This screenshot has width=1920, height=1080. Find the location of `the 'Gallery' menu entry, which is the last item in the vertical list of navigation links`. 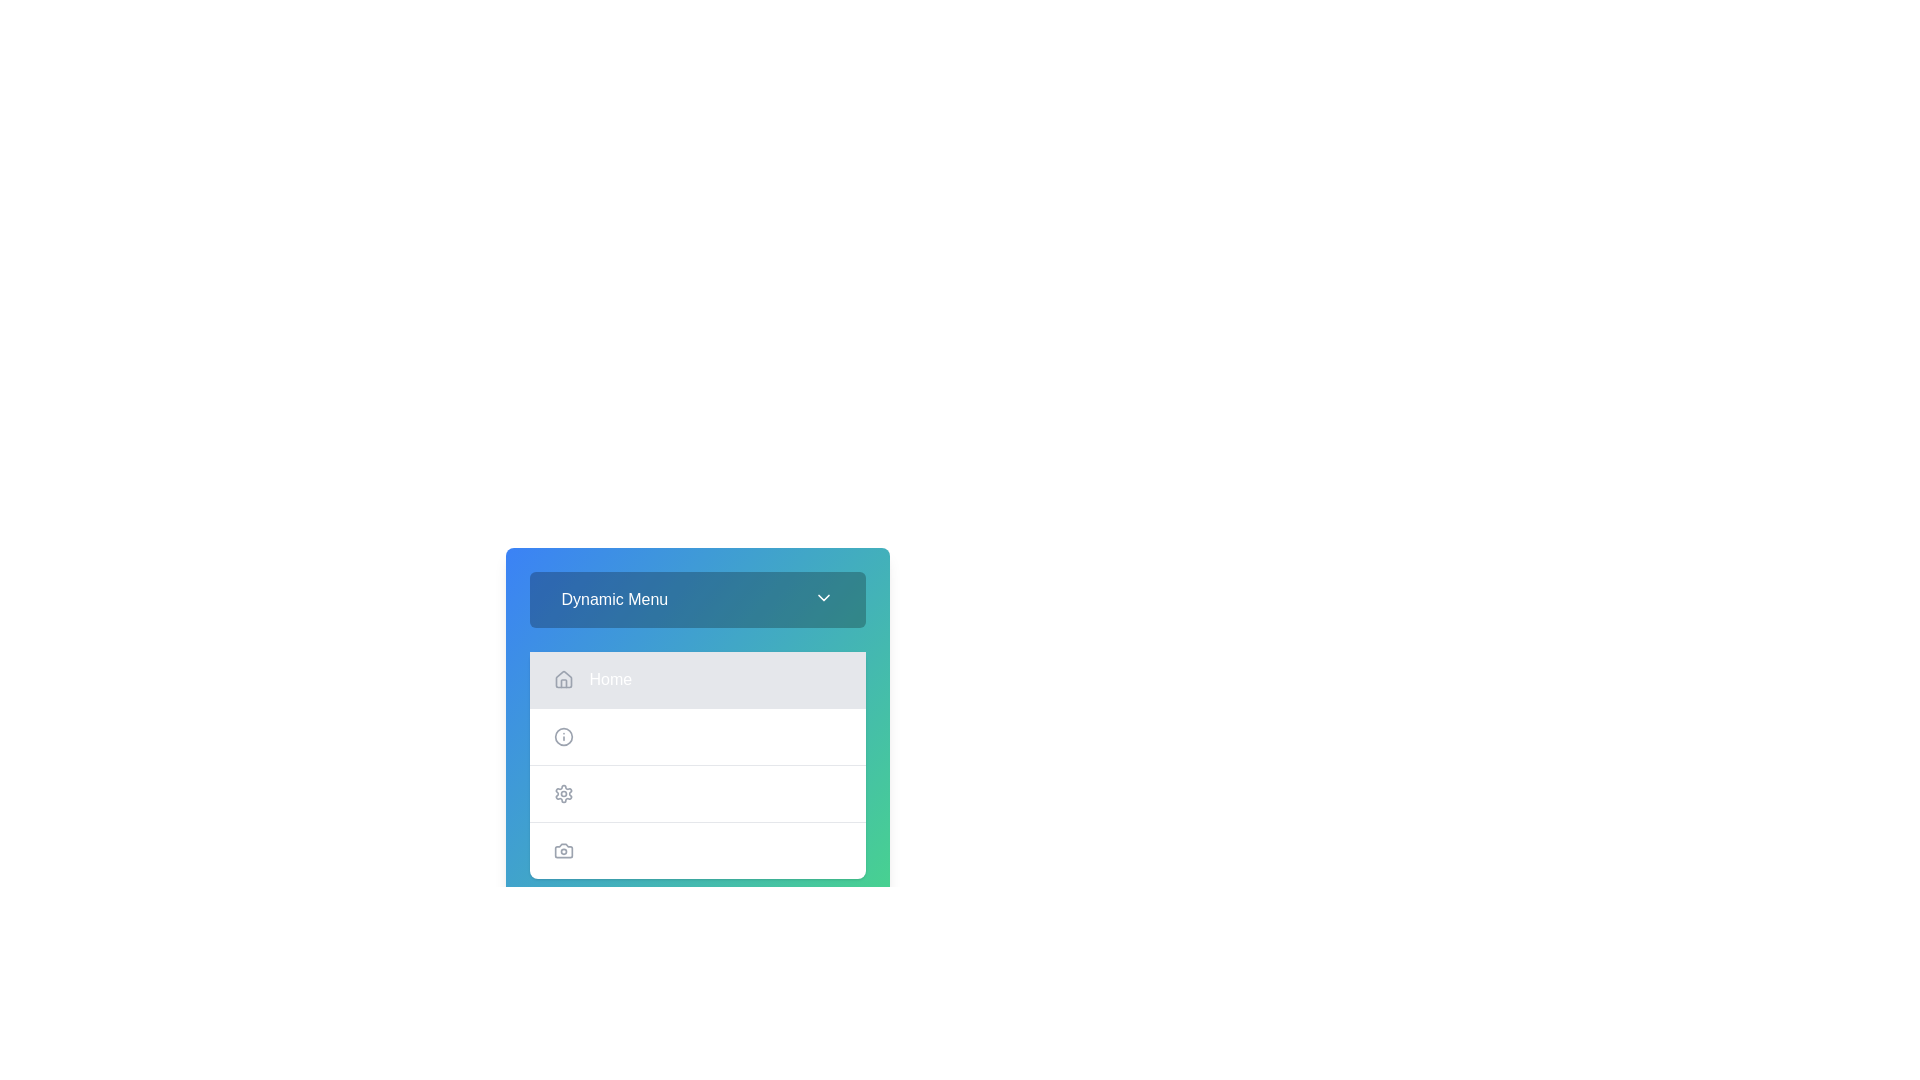

the 'Gallery' menu entry, which is the last item in the vertical list of navigation links is located at coordinates (697, 850).